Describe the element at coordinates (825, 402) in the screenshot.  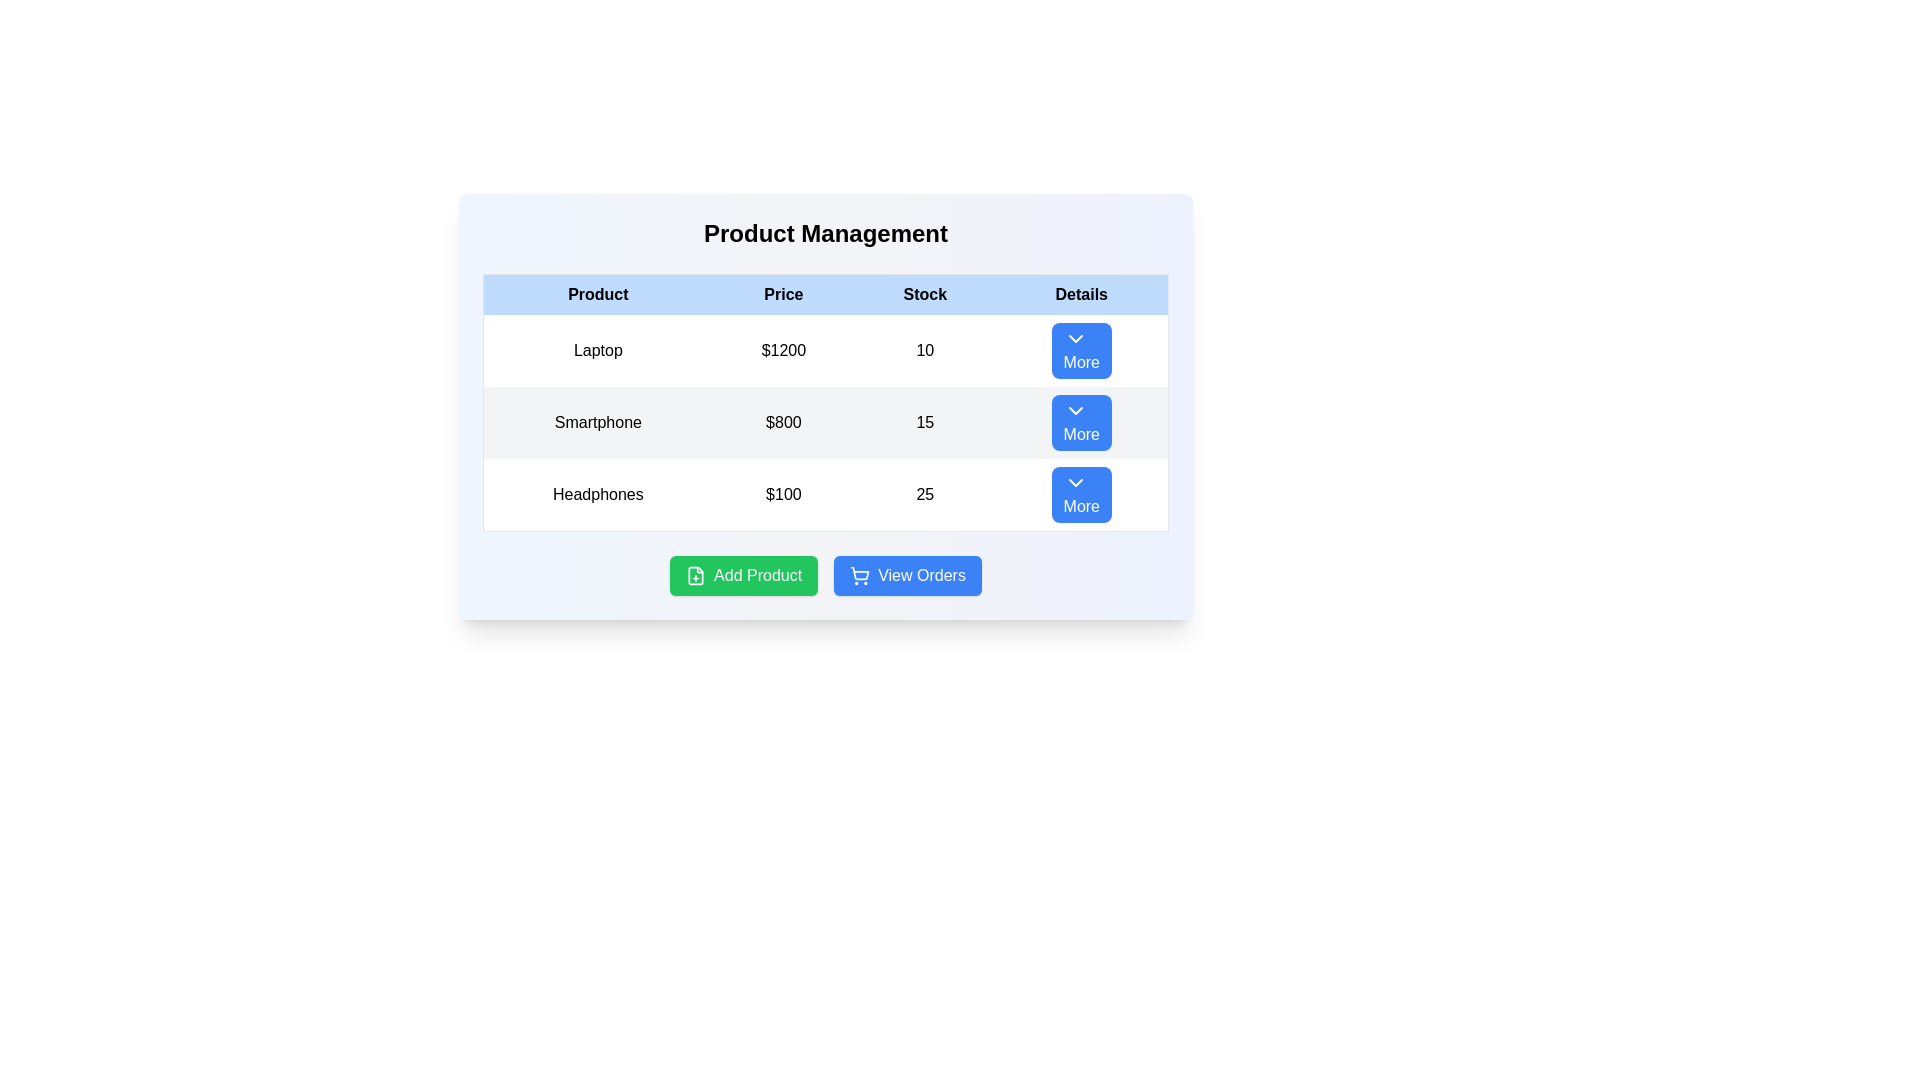
I see `an individual data cell within the product management table, which is styled with rounded corners and alternating row colors, located centrally beneath the 'Product Management' title` at that location.